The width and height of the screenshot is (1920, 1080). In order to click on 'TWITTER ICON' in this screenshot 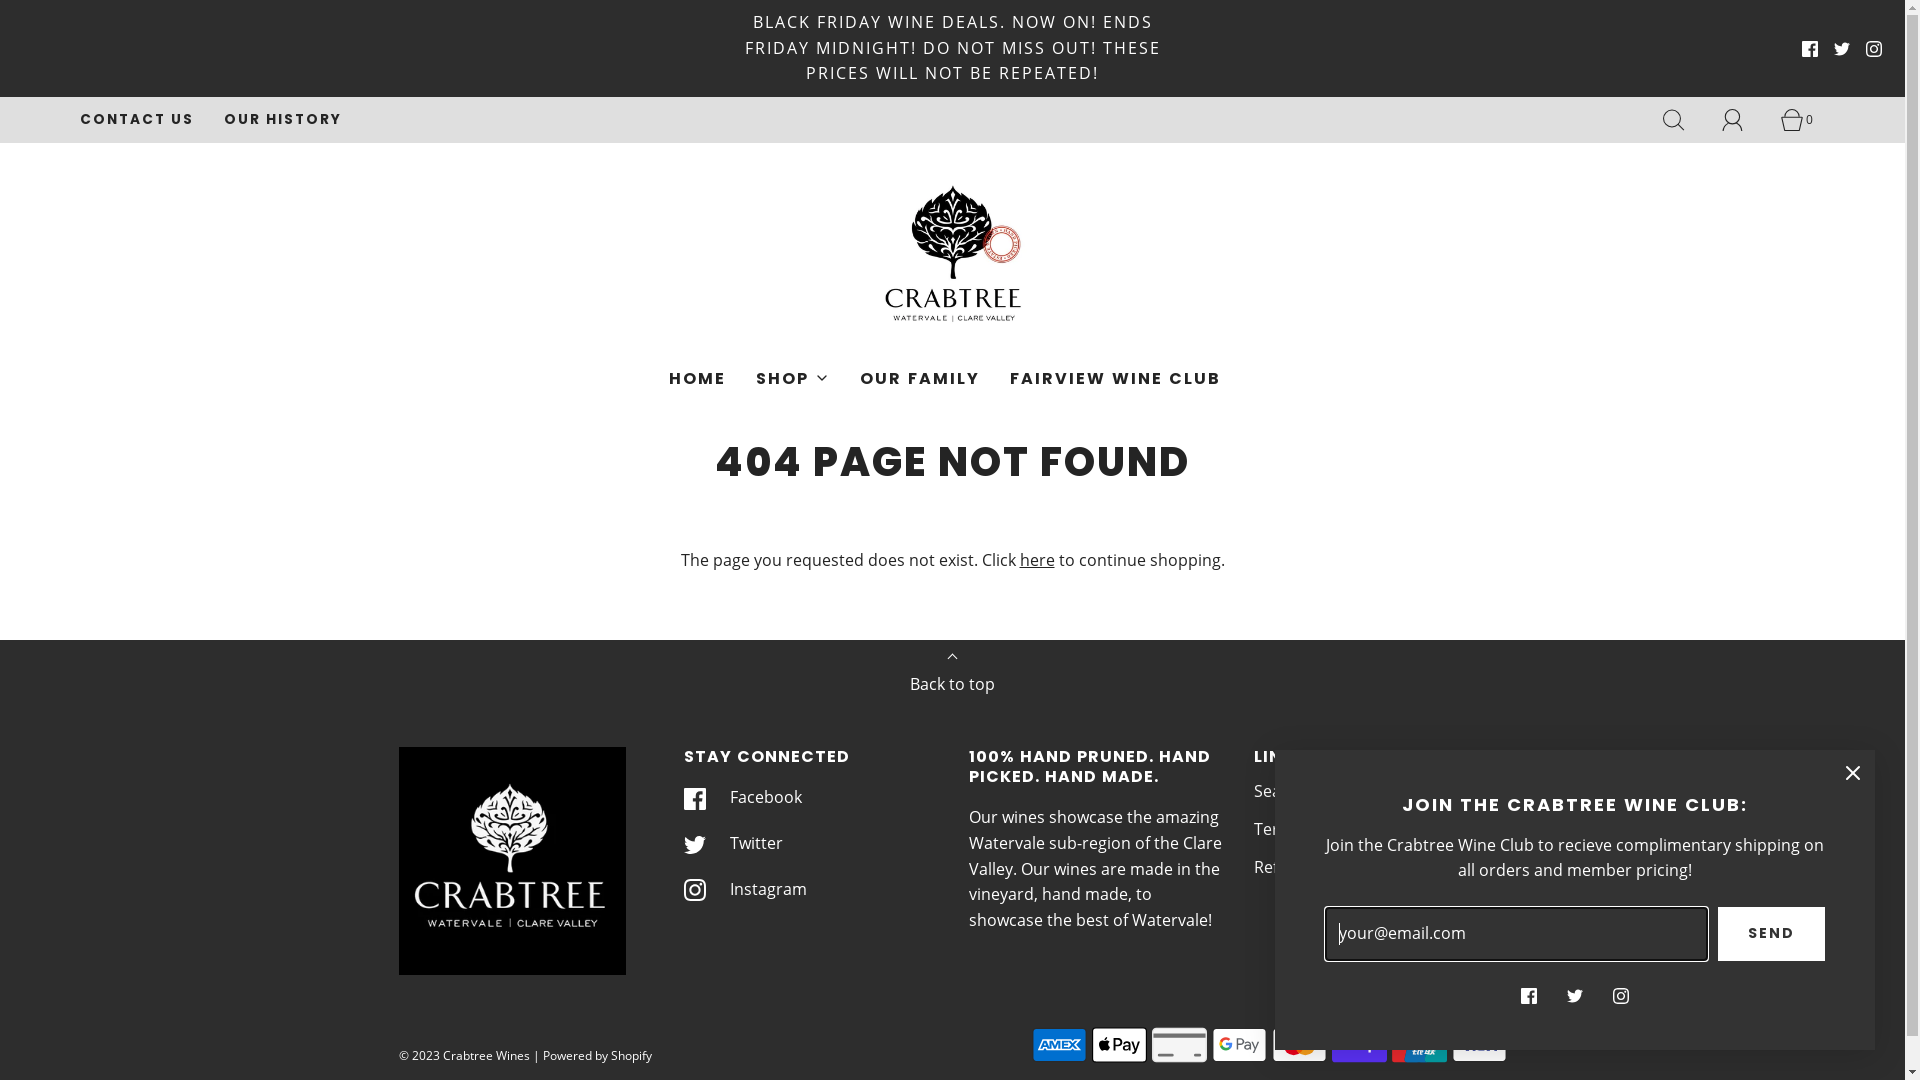, I will do `click(1833, 48)`.